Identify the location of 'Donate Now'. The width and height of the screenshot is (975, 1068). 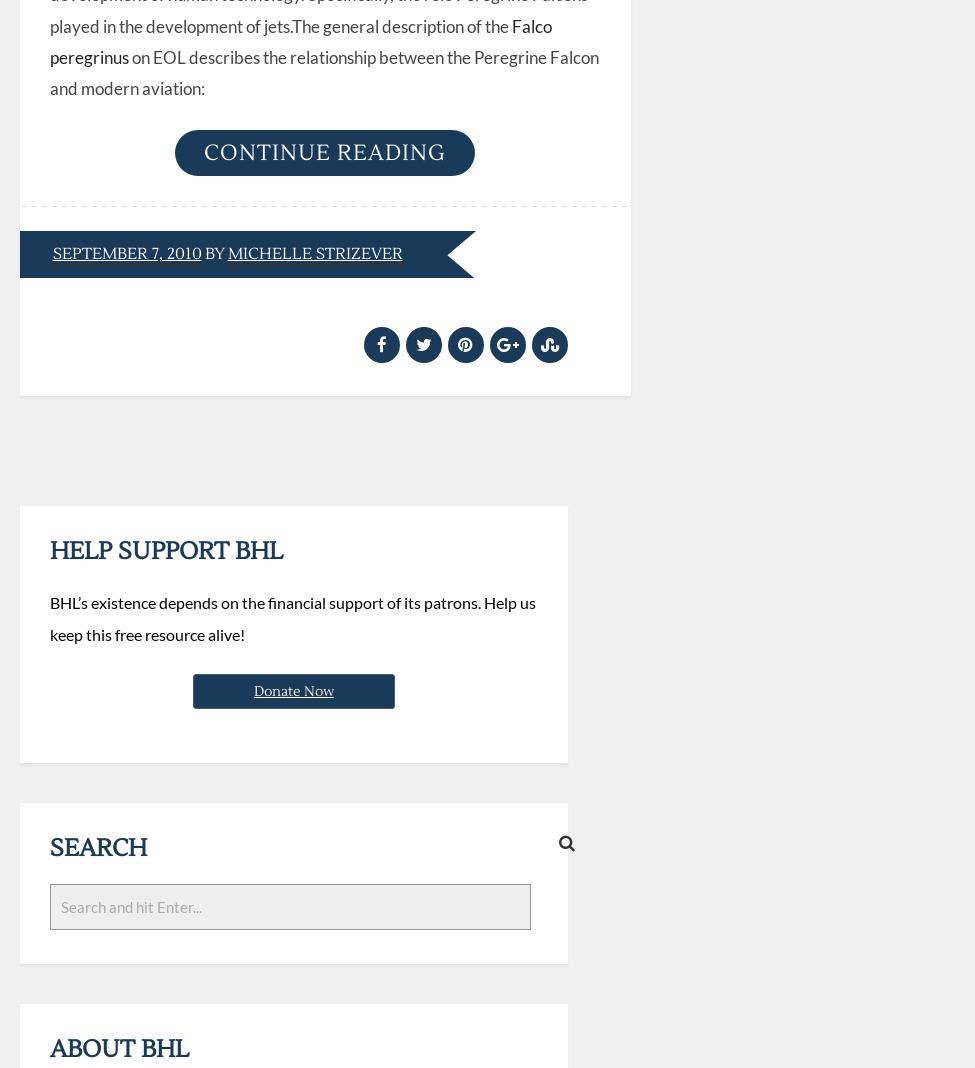
(253, 691).